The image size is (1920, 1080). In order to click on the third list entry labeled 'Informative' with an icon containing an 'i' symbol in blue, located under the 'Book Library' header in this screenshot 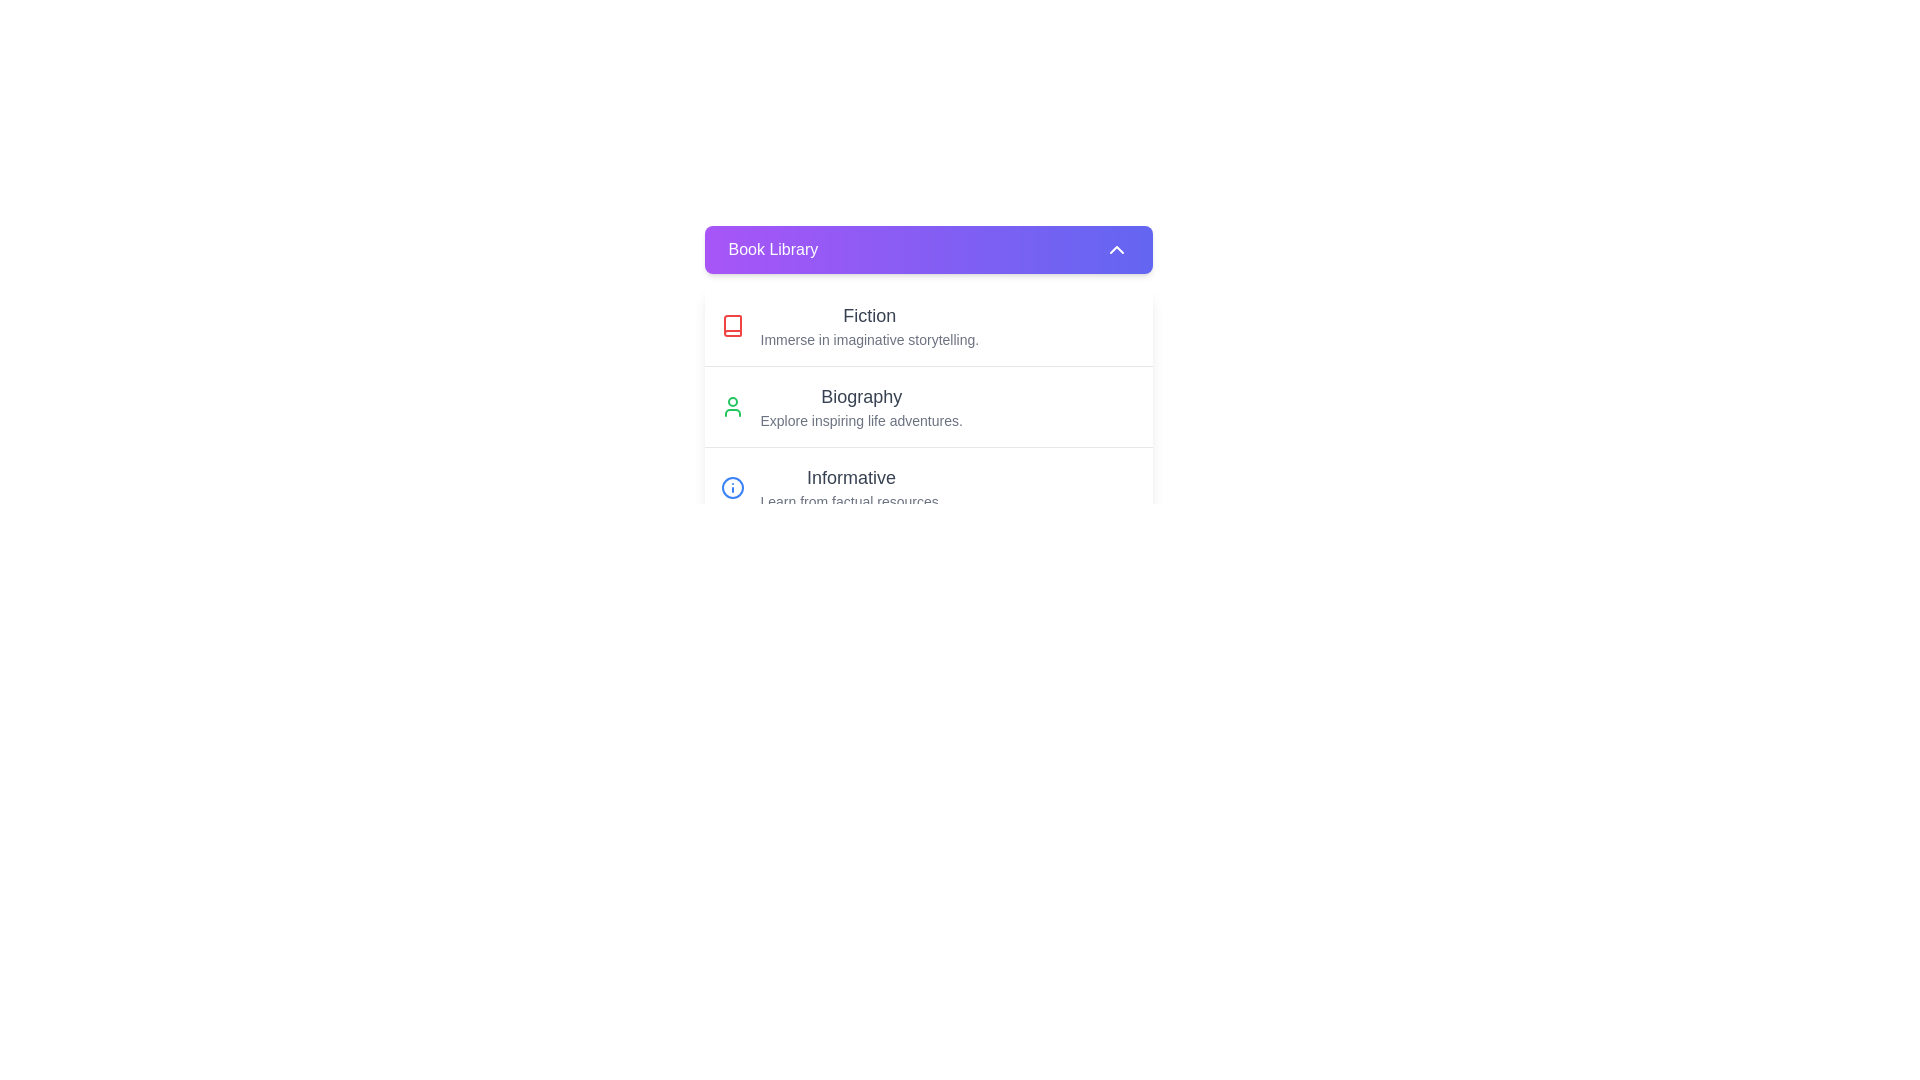, I will do `click(927, 487)`.